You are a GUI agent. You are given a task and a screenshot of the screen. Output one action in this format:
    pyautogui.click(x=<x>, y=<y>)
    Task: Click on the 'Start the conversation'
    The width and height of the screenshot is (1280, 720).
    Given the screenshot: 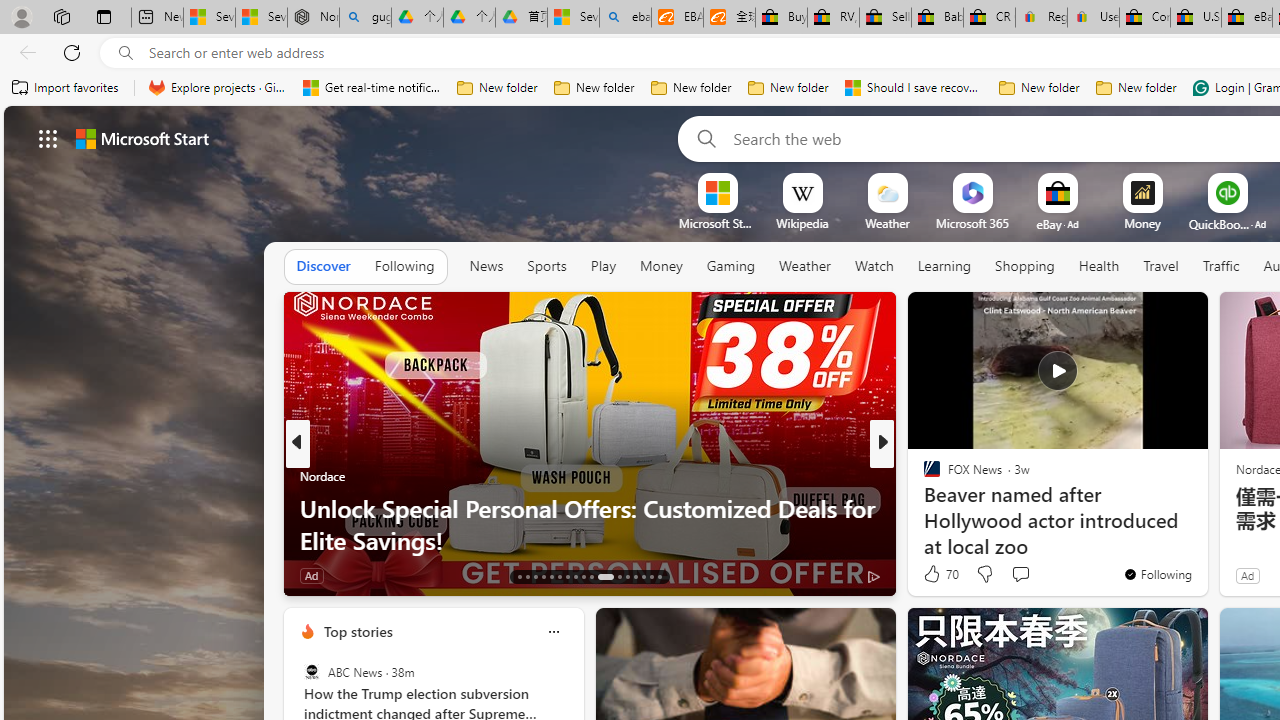 What is the action you would take?
    pyautogui.click(x=1020, y=573)
    